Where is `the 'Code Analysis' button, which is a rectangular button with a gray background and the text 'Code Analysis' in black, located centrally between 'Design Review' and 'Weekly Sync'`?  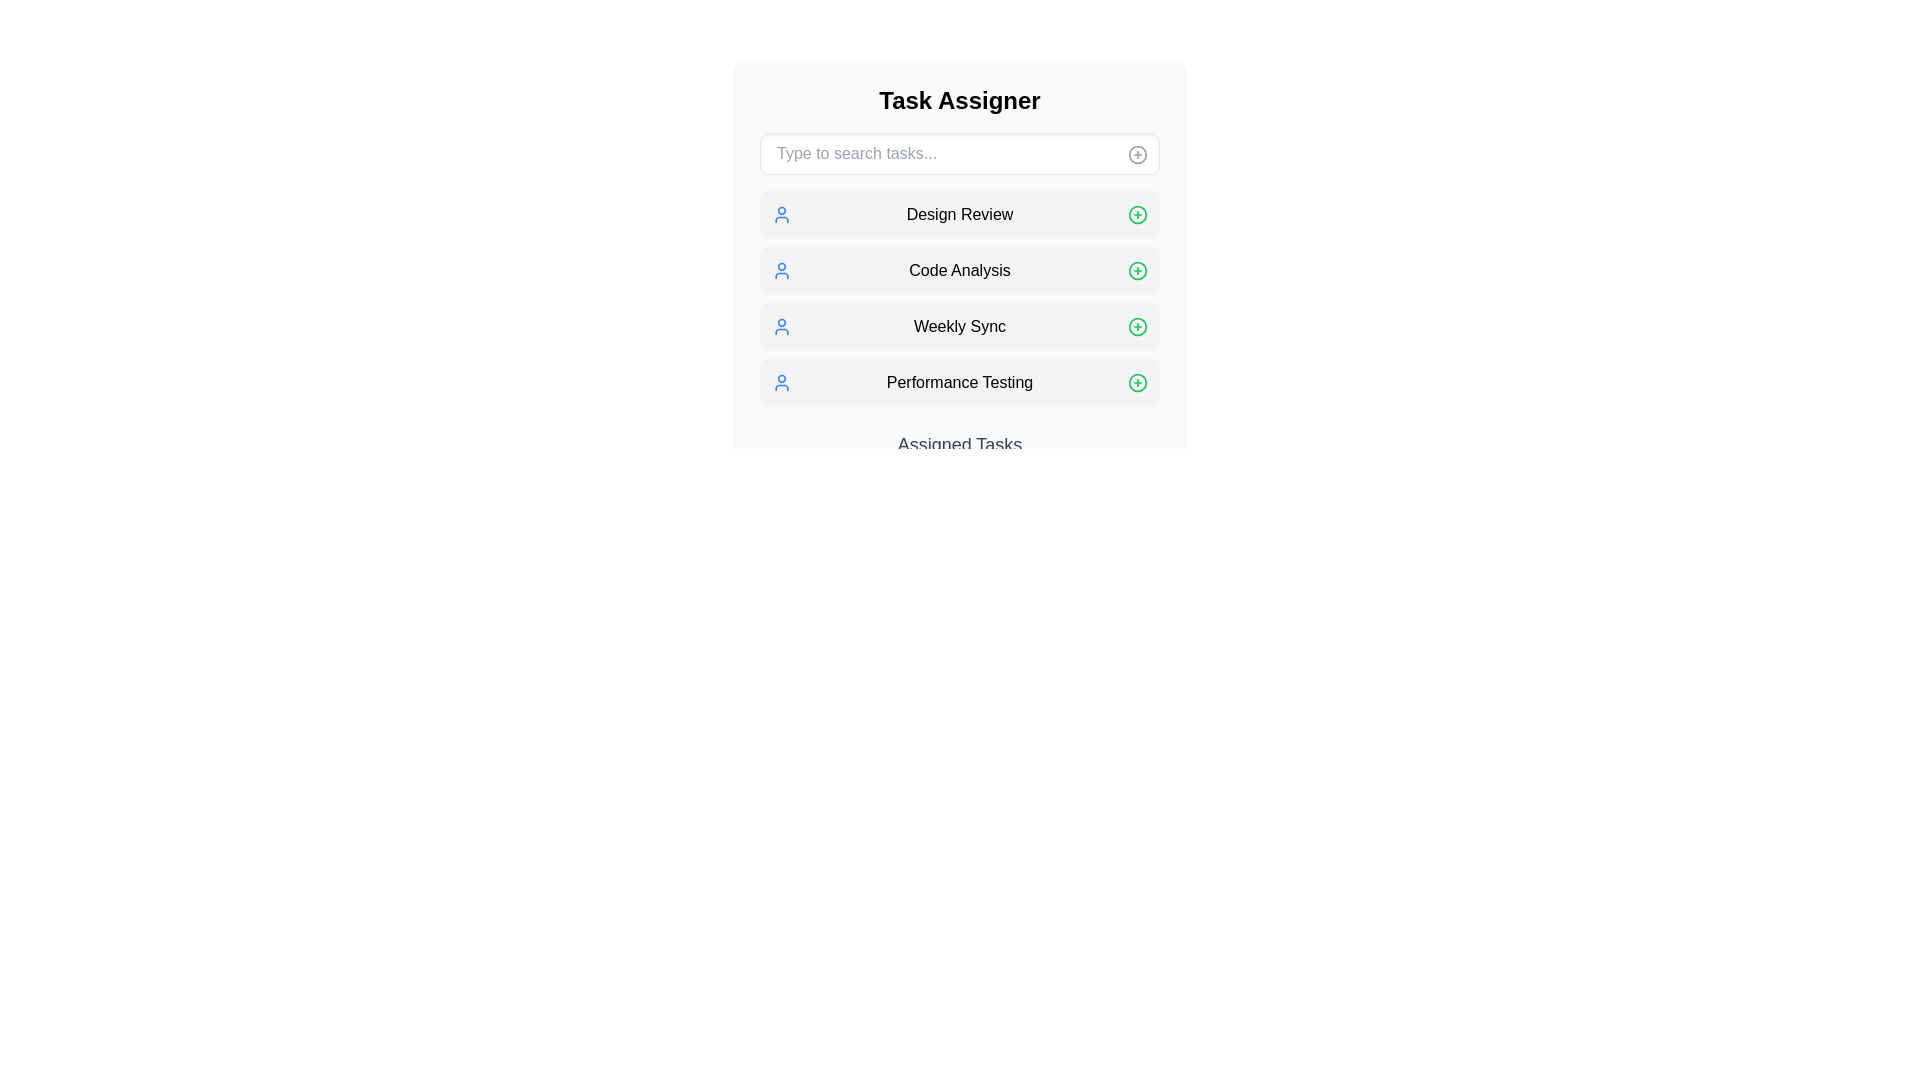 the 'Code Analysis' button, which is a rectangular button with a gray background and the text 'Code Analysis' in black, located centrally between 'Design Review' and 'Weekly Sync' is located at coordinates (960, 270).